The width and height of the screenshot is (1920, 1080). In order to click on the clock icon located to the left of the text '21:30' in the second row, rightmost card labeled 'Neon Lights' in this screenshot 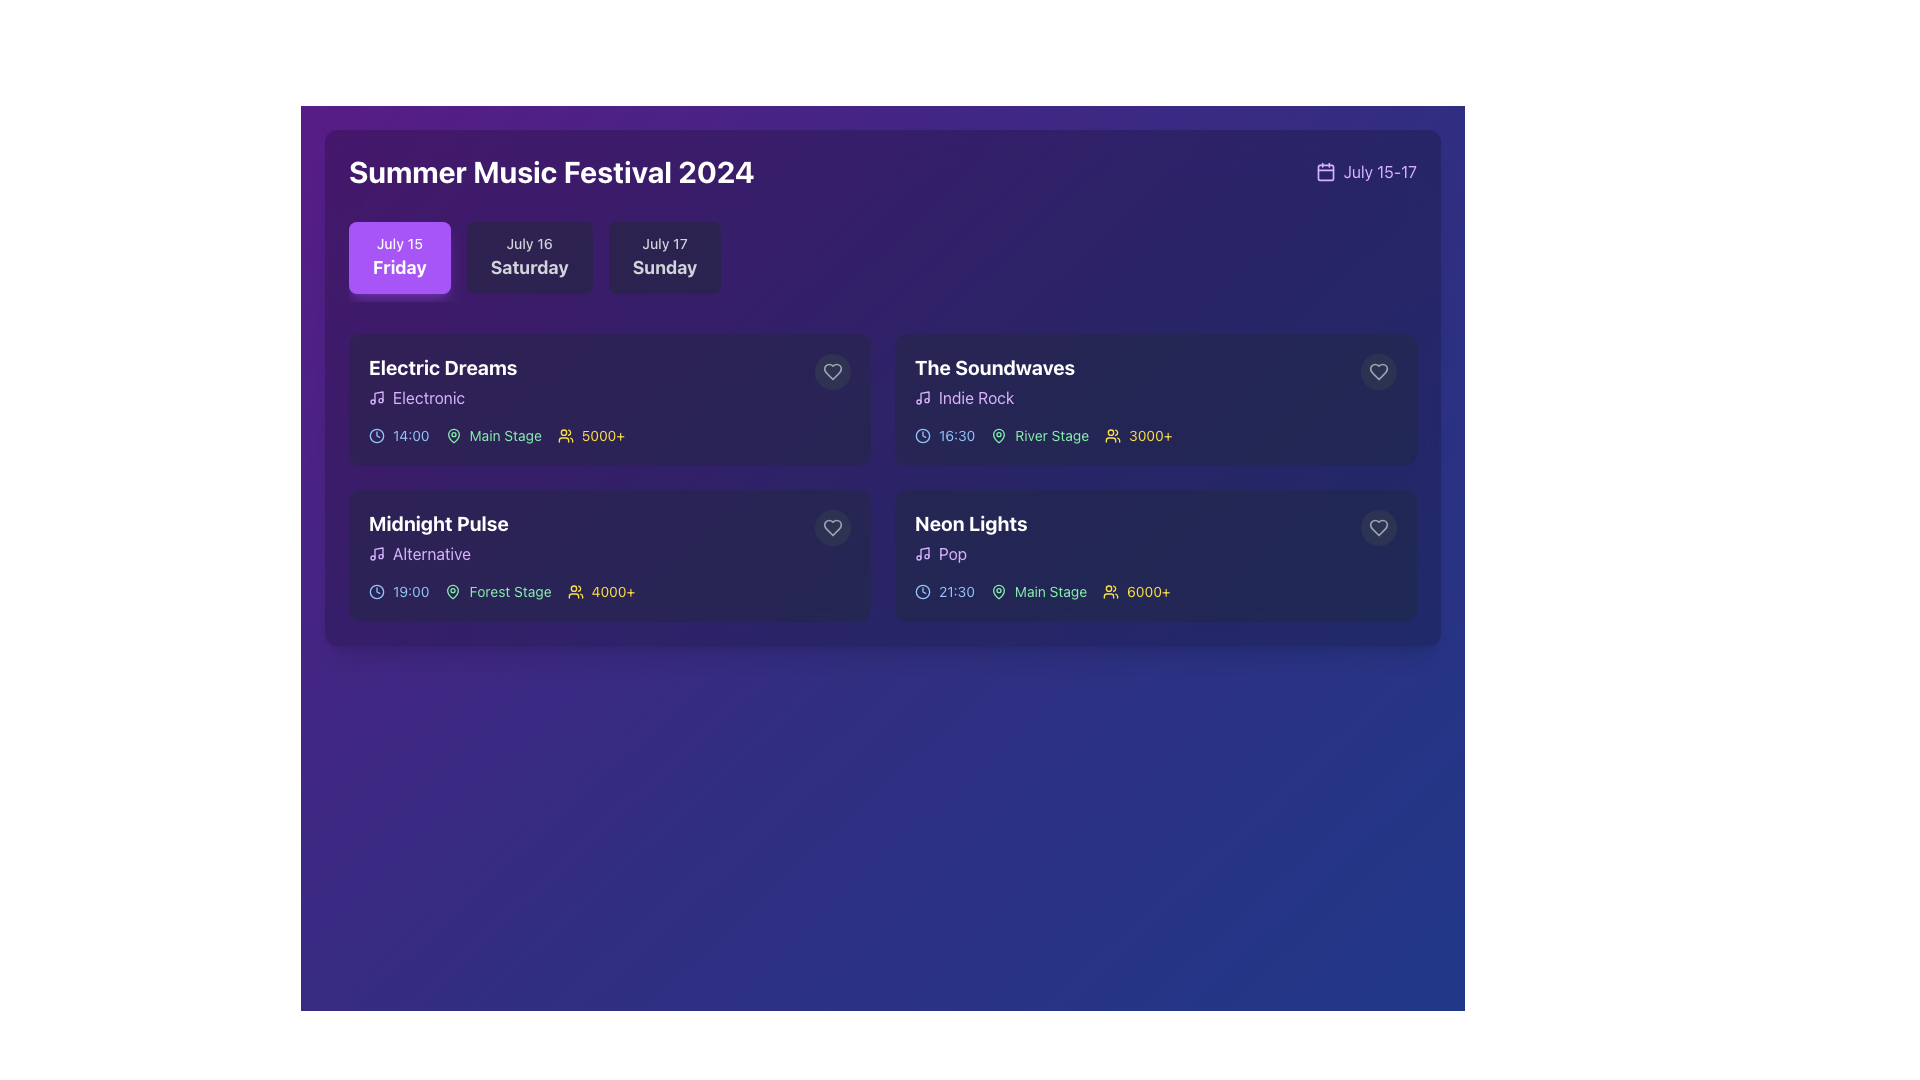, I will do `click(921, 590)`.